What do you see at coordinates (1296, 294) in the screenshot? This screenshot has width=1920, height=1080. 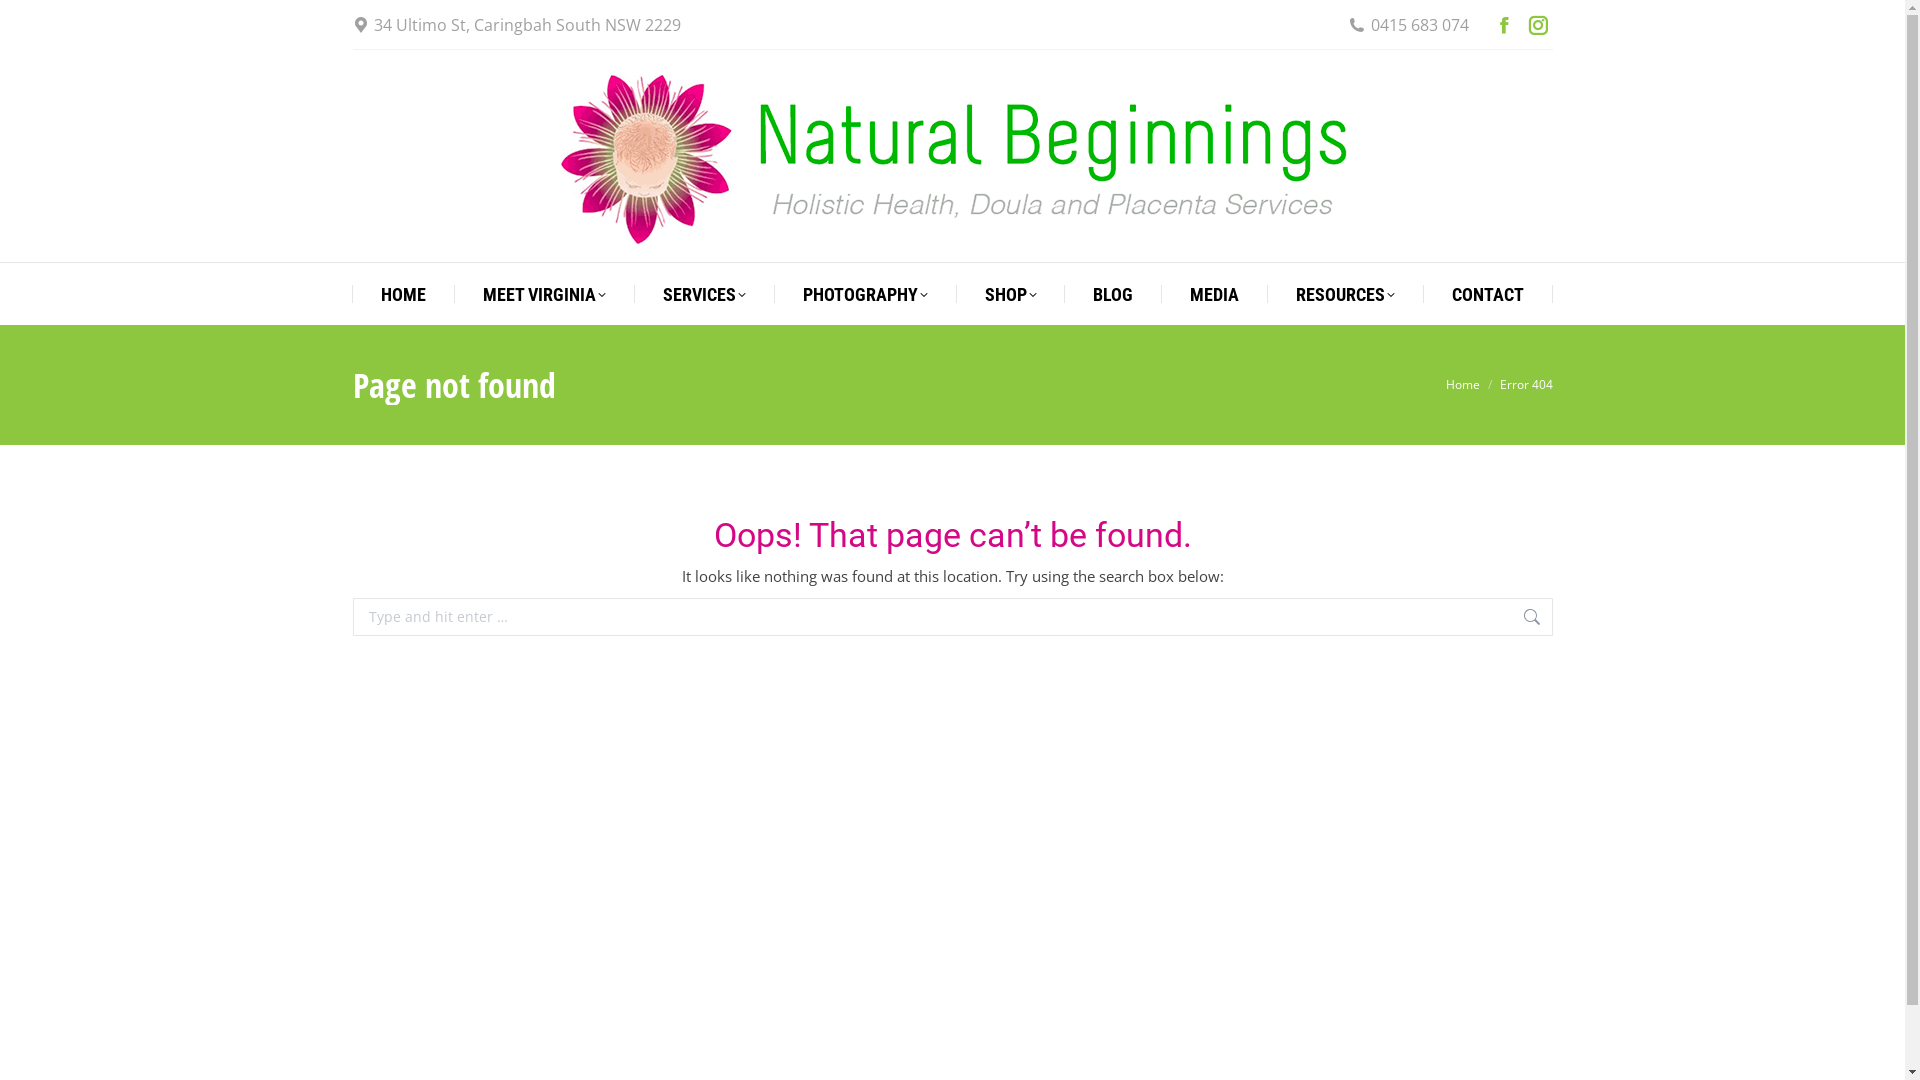 I see `'RESOURCES'` at bounding box center [1296, 294].